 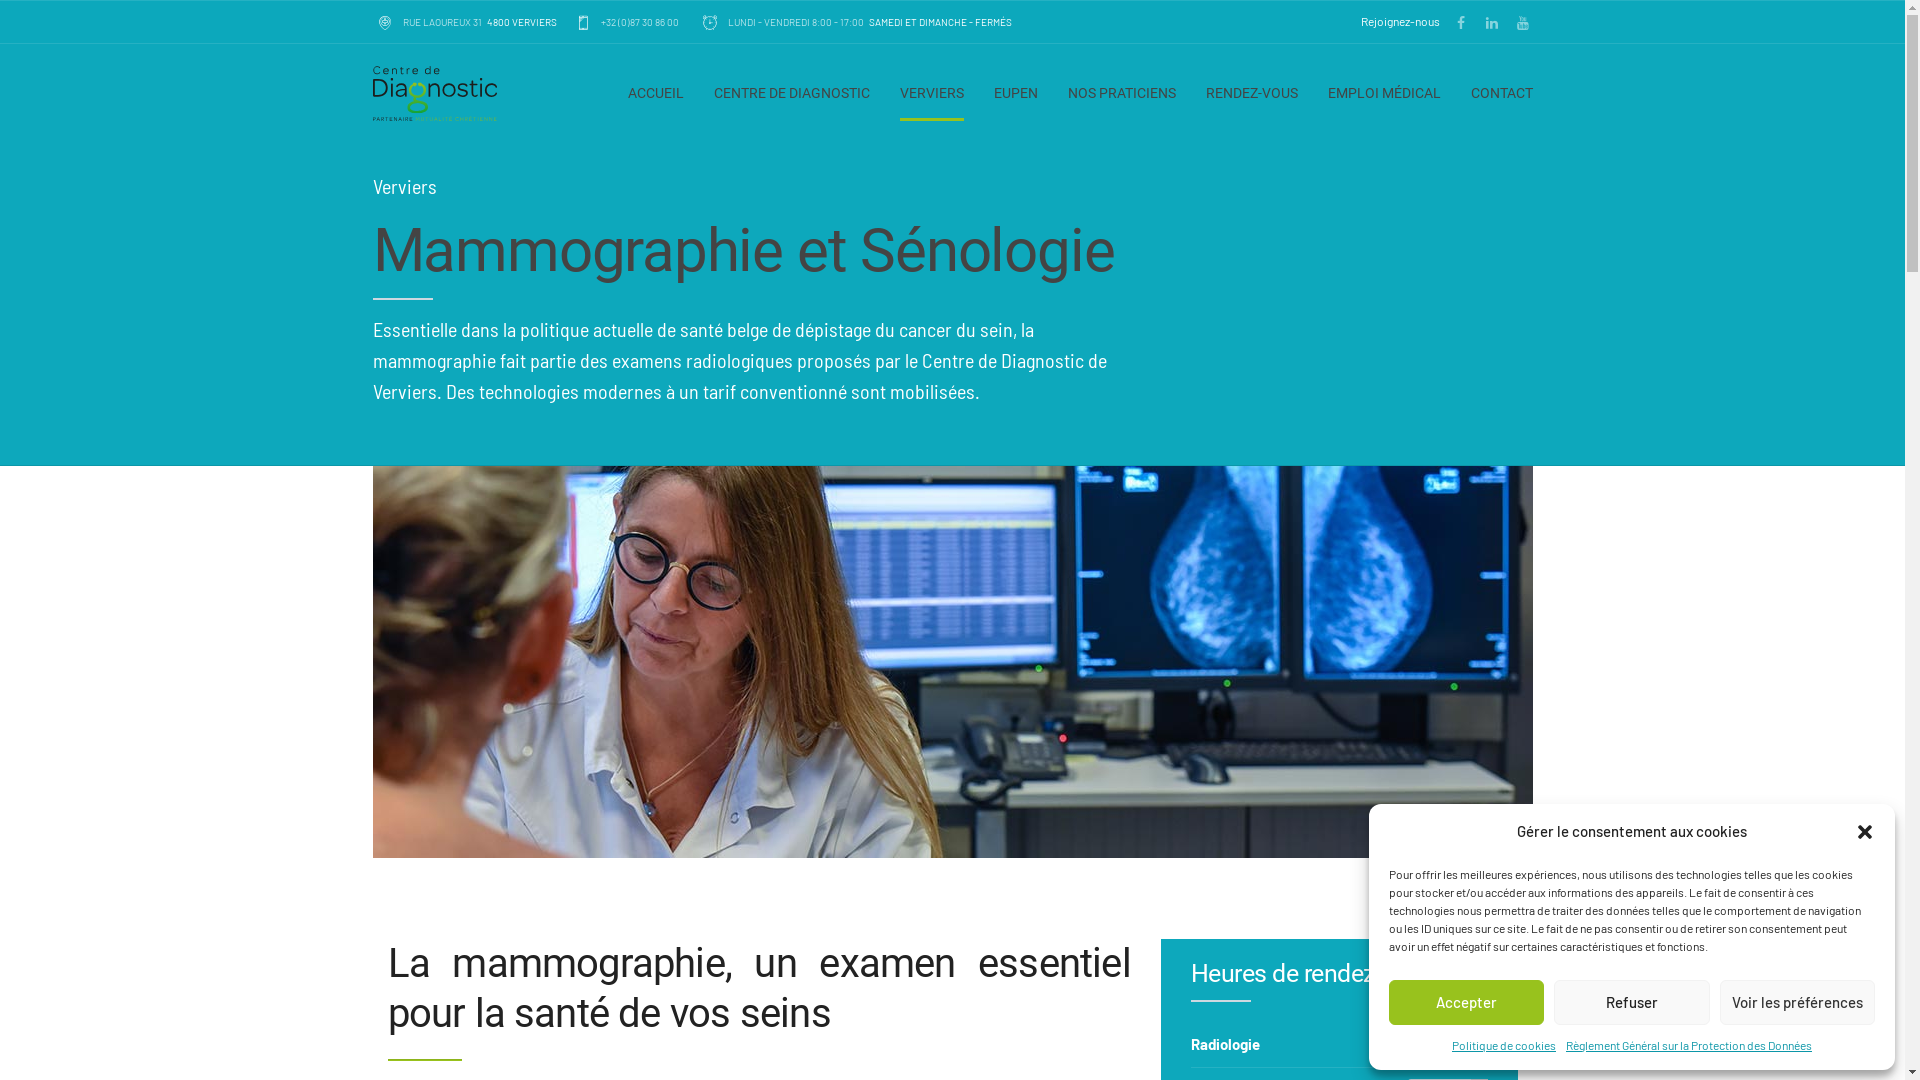 I want to click on 'CONTACT', so click(x=1501, y=93).